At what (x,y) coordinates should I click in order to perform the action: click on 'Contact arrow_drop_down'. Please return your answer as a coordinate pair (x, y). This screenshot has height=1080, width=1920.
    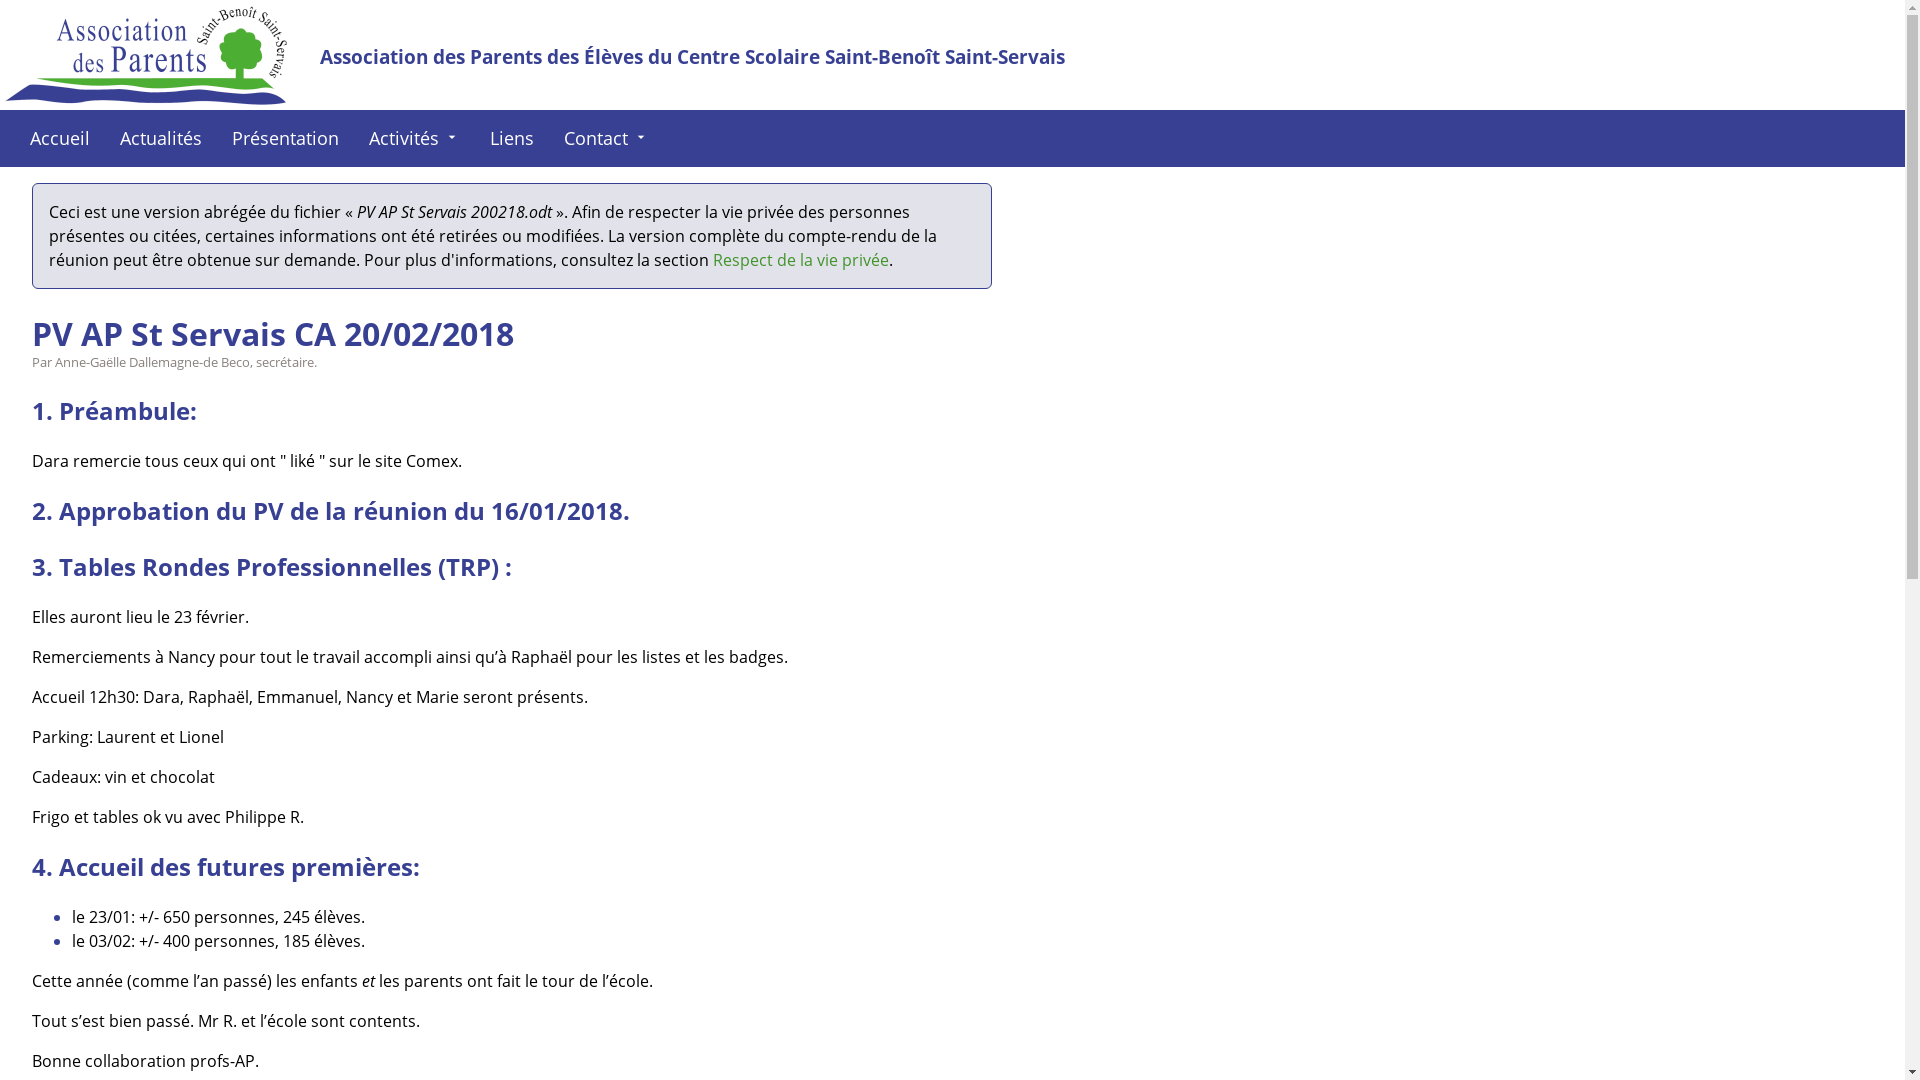
    Looking at the image, I should click on (605, 137).